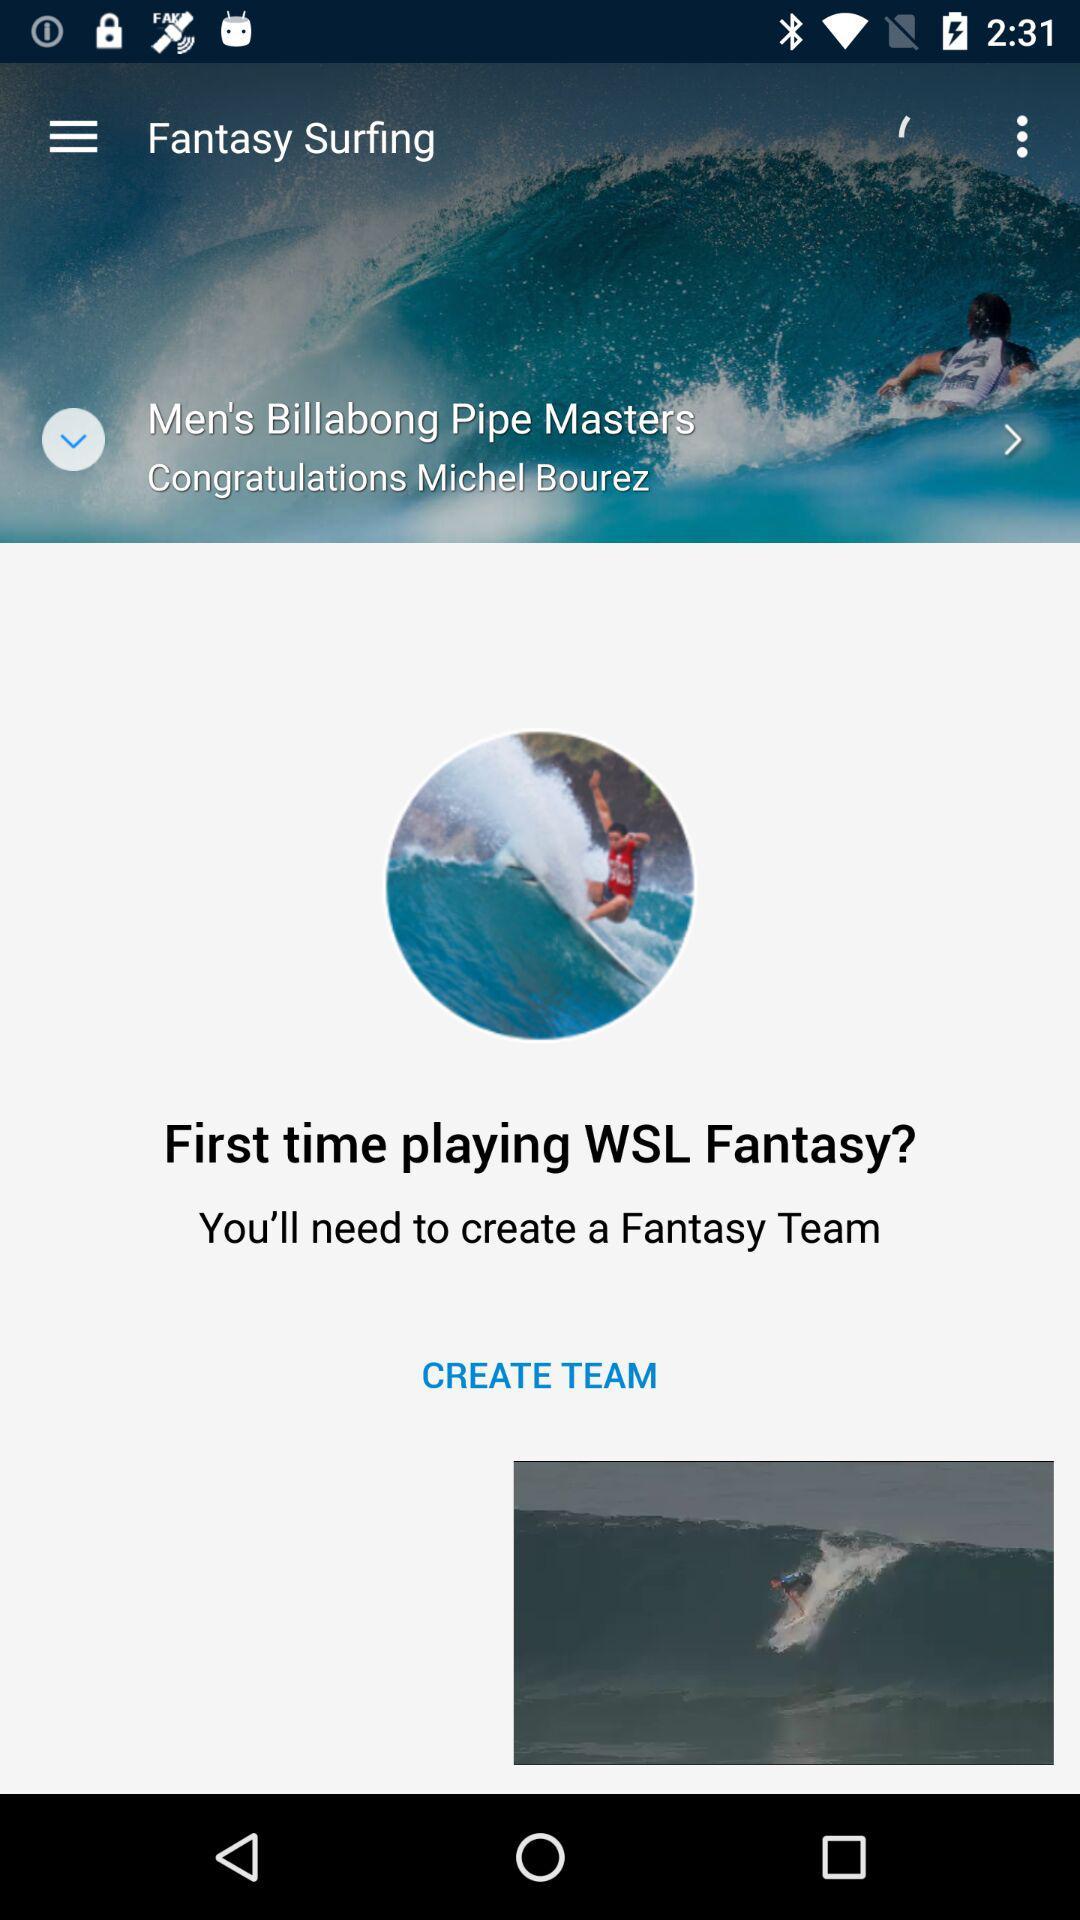  What do you see at coordinates (72, 438) in the screenshot?
I see `drop down icon` at bounding box center [72, 438].